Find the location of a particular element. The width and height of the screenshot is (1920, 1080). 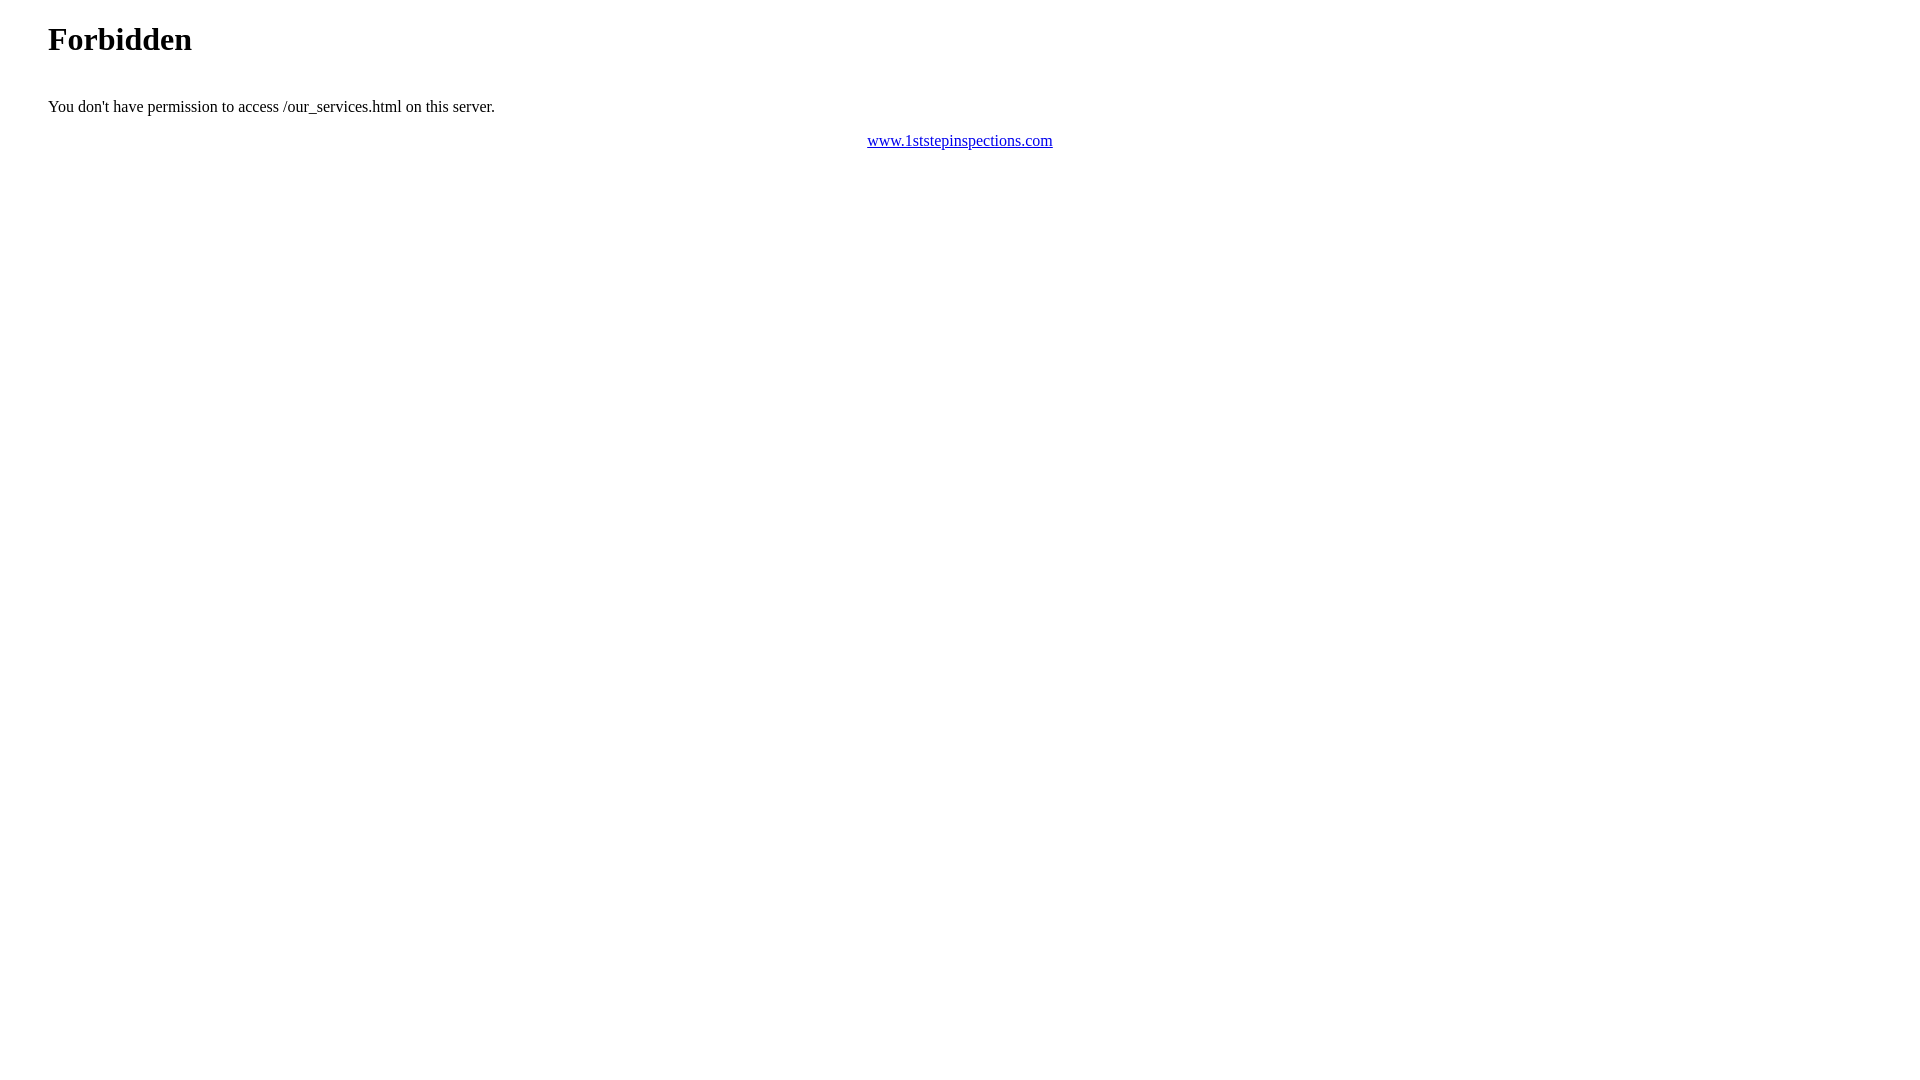

'www.1ststepinspections.com' is located at coordinates (867, 139).